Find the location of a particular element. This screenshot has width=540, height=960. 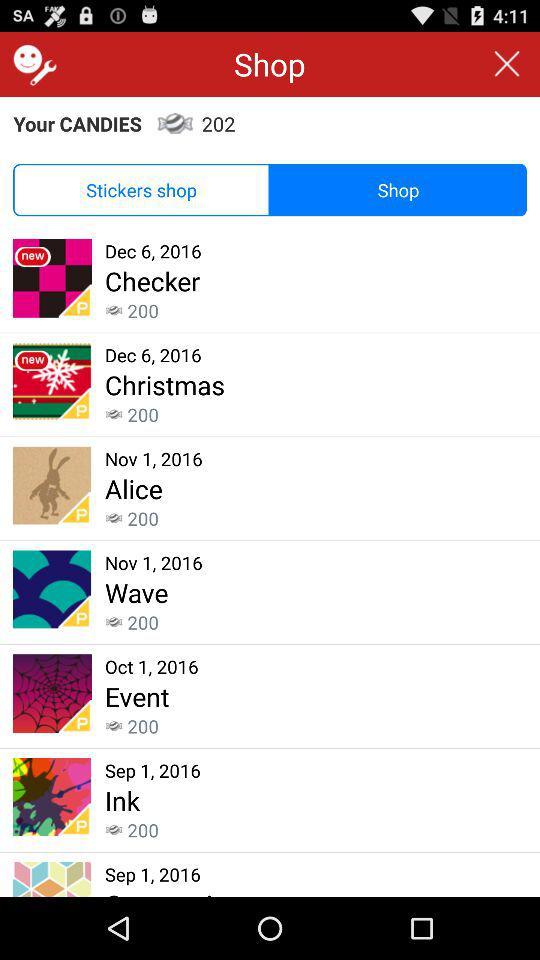

the stickers shop item is located at coordinates (140, 190).